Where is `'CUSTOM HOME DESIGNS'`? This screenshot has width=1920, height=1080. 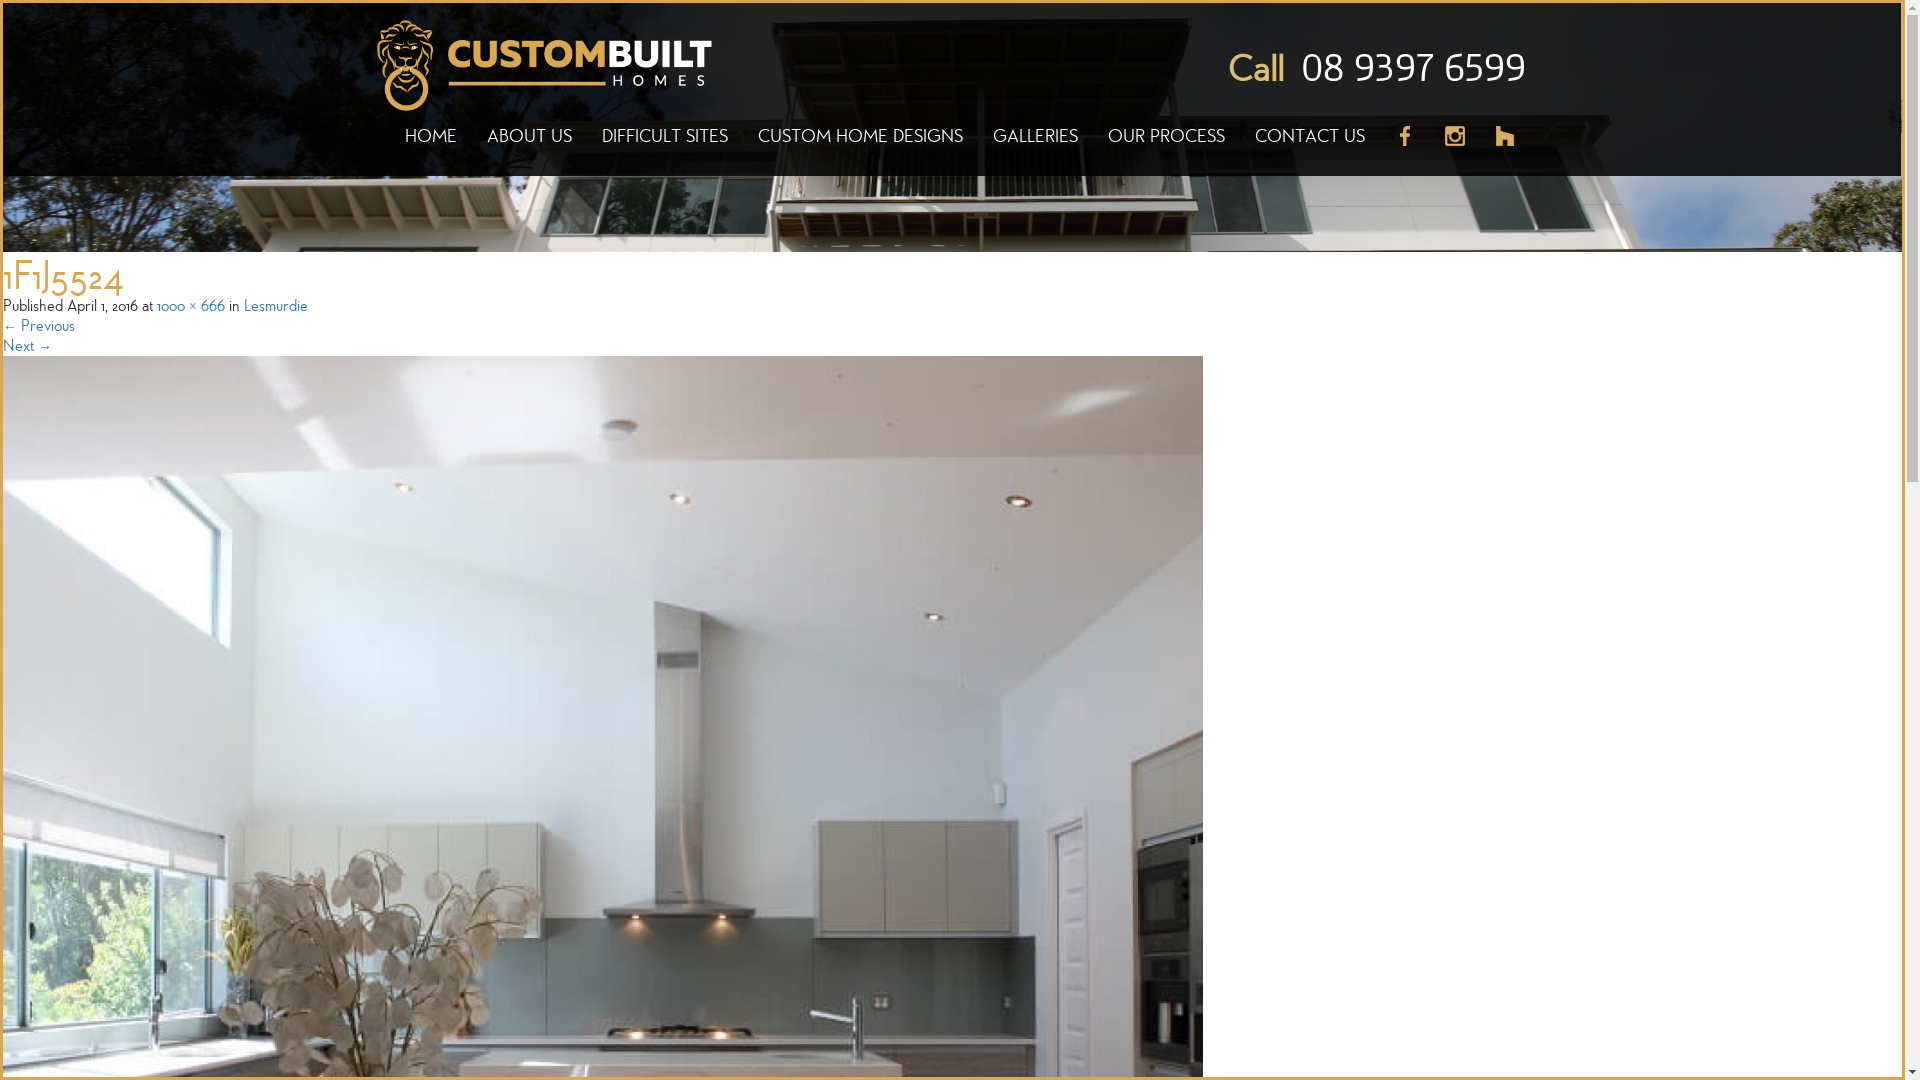 'CUSTOM HOME DESIGNS' is located at coordinates (860, 146).